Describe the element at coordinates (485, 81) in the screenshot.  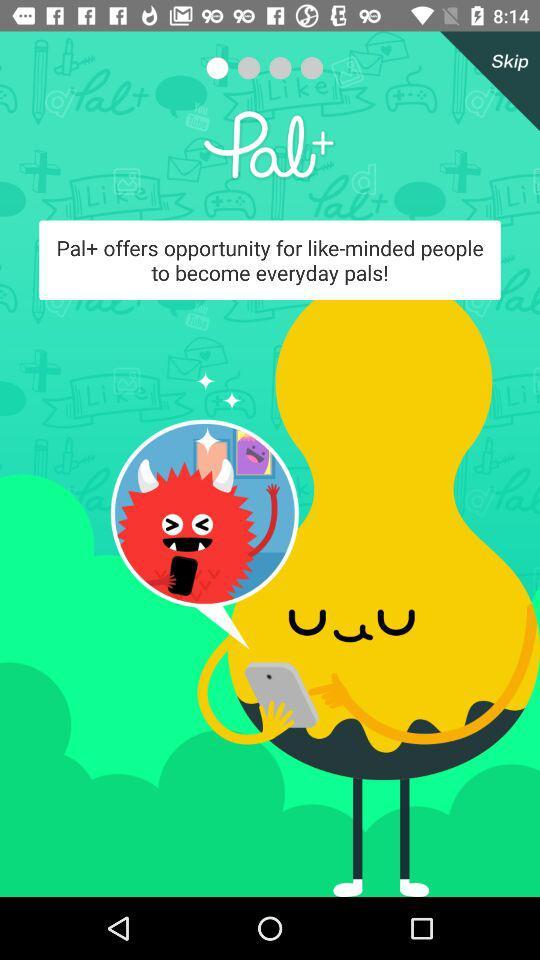
I see `skip through the advertisement` at that location.